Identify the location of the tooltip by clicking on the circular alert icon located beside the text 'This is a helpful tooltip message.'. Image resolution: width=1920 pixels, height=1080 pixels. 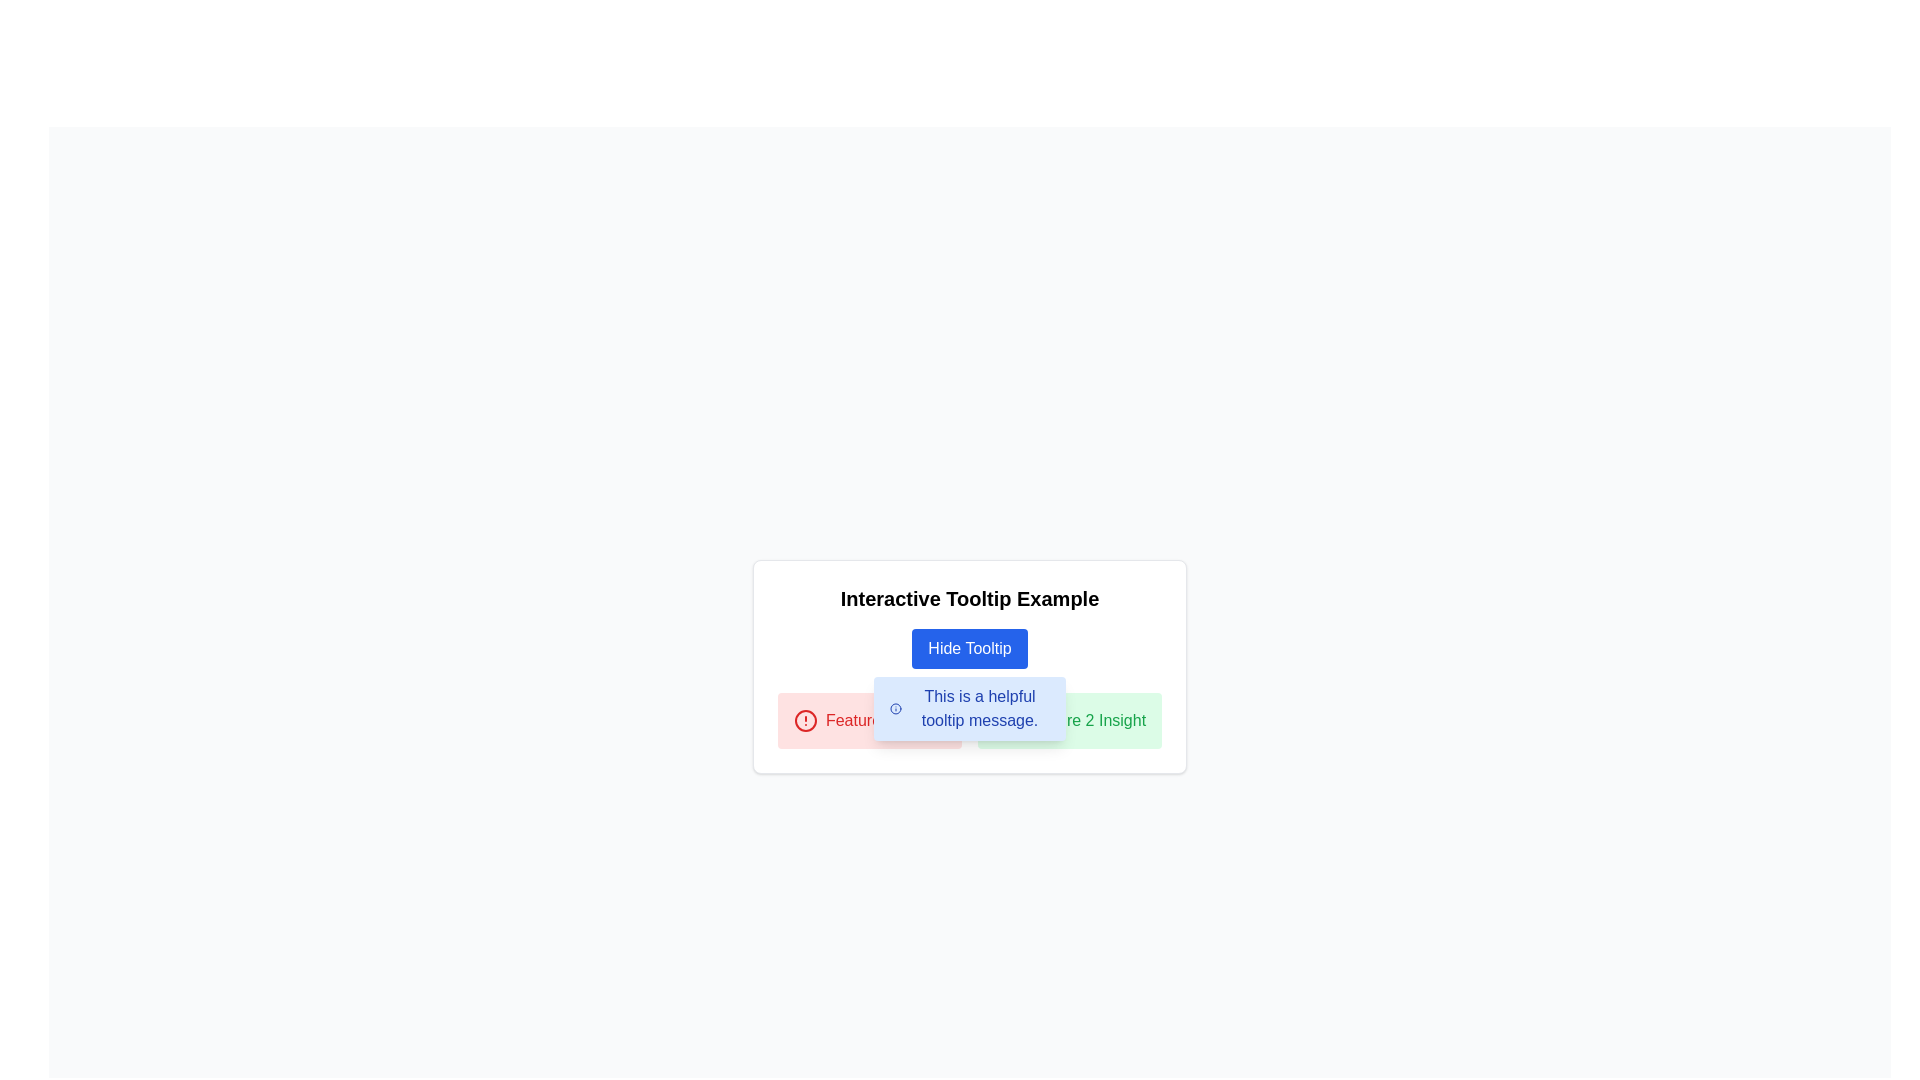
(1006, 721).